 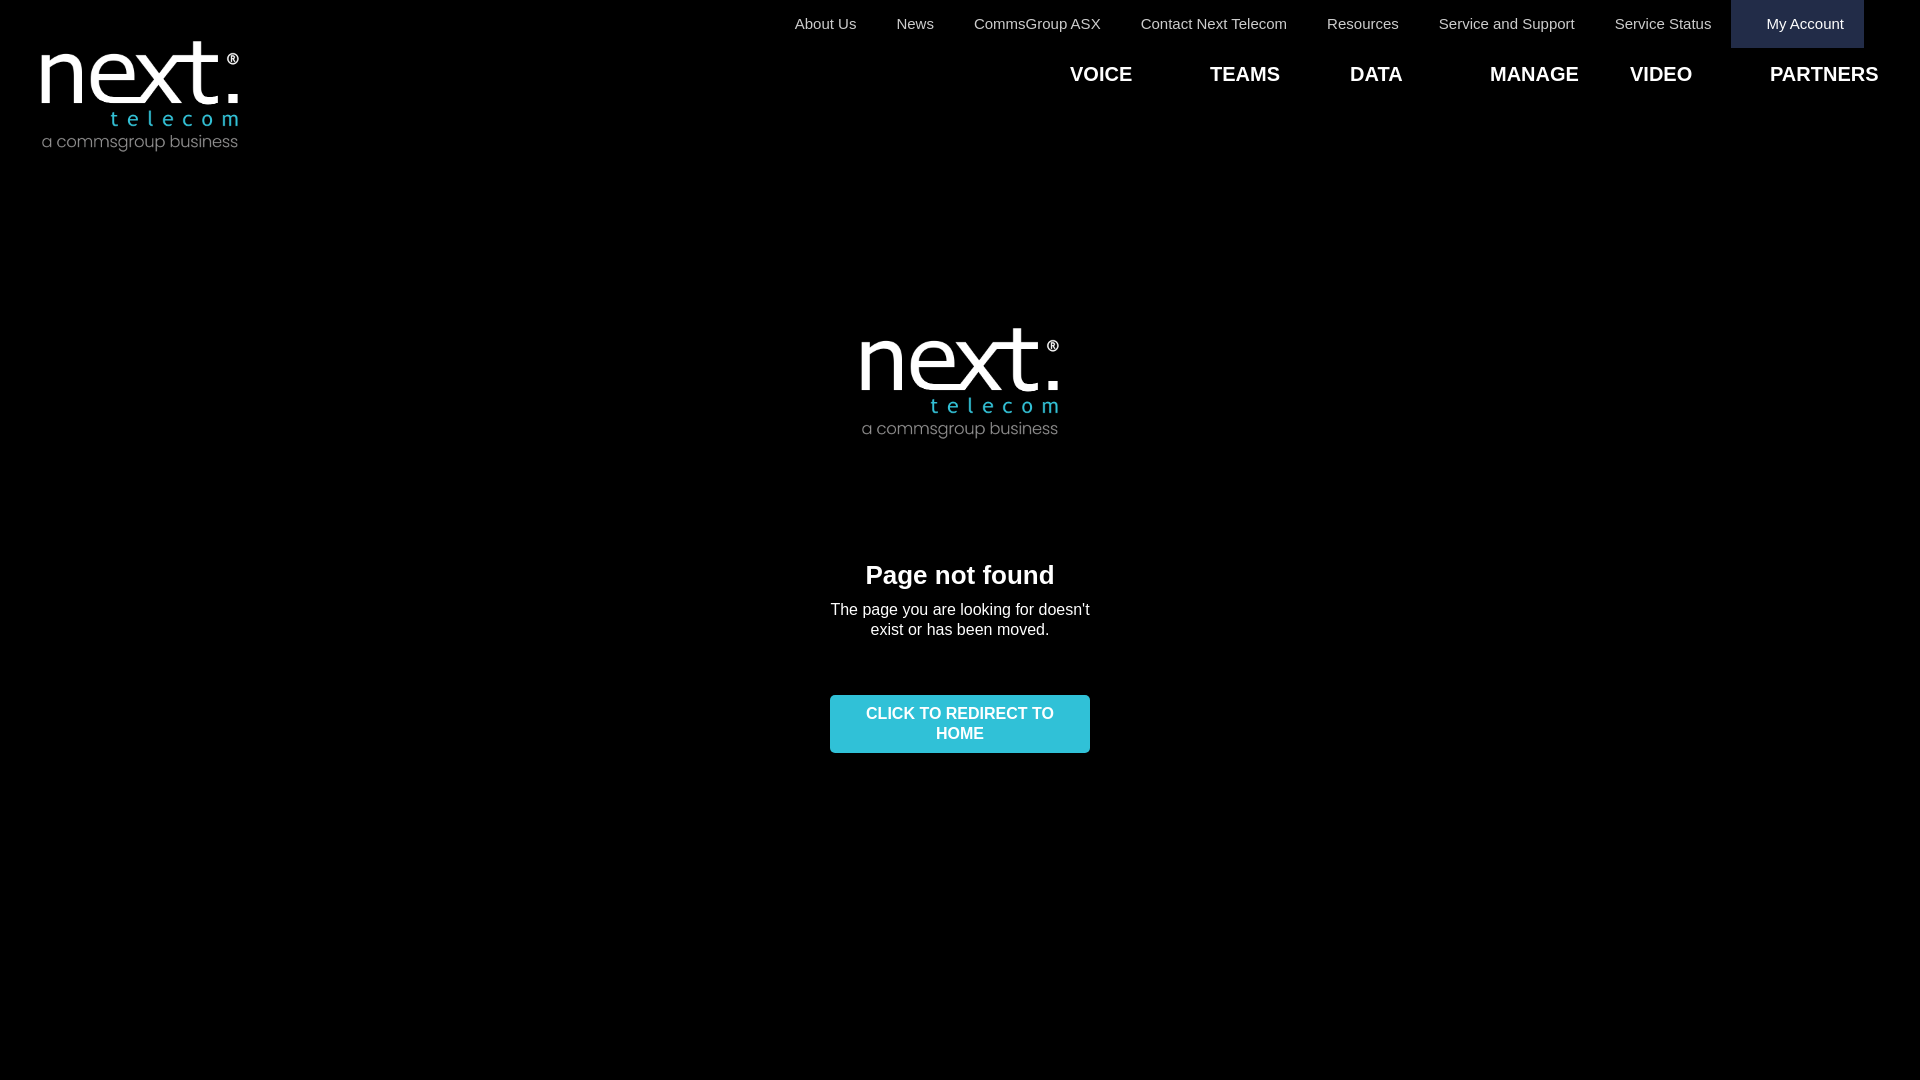 I want to click on 'My Account', so click(x=1797, y=23).